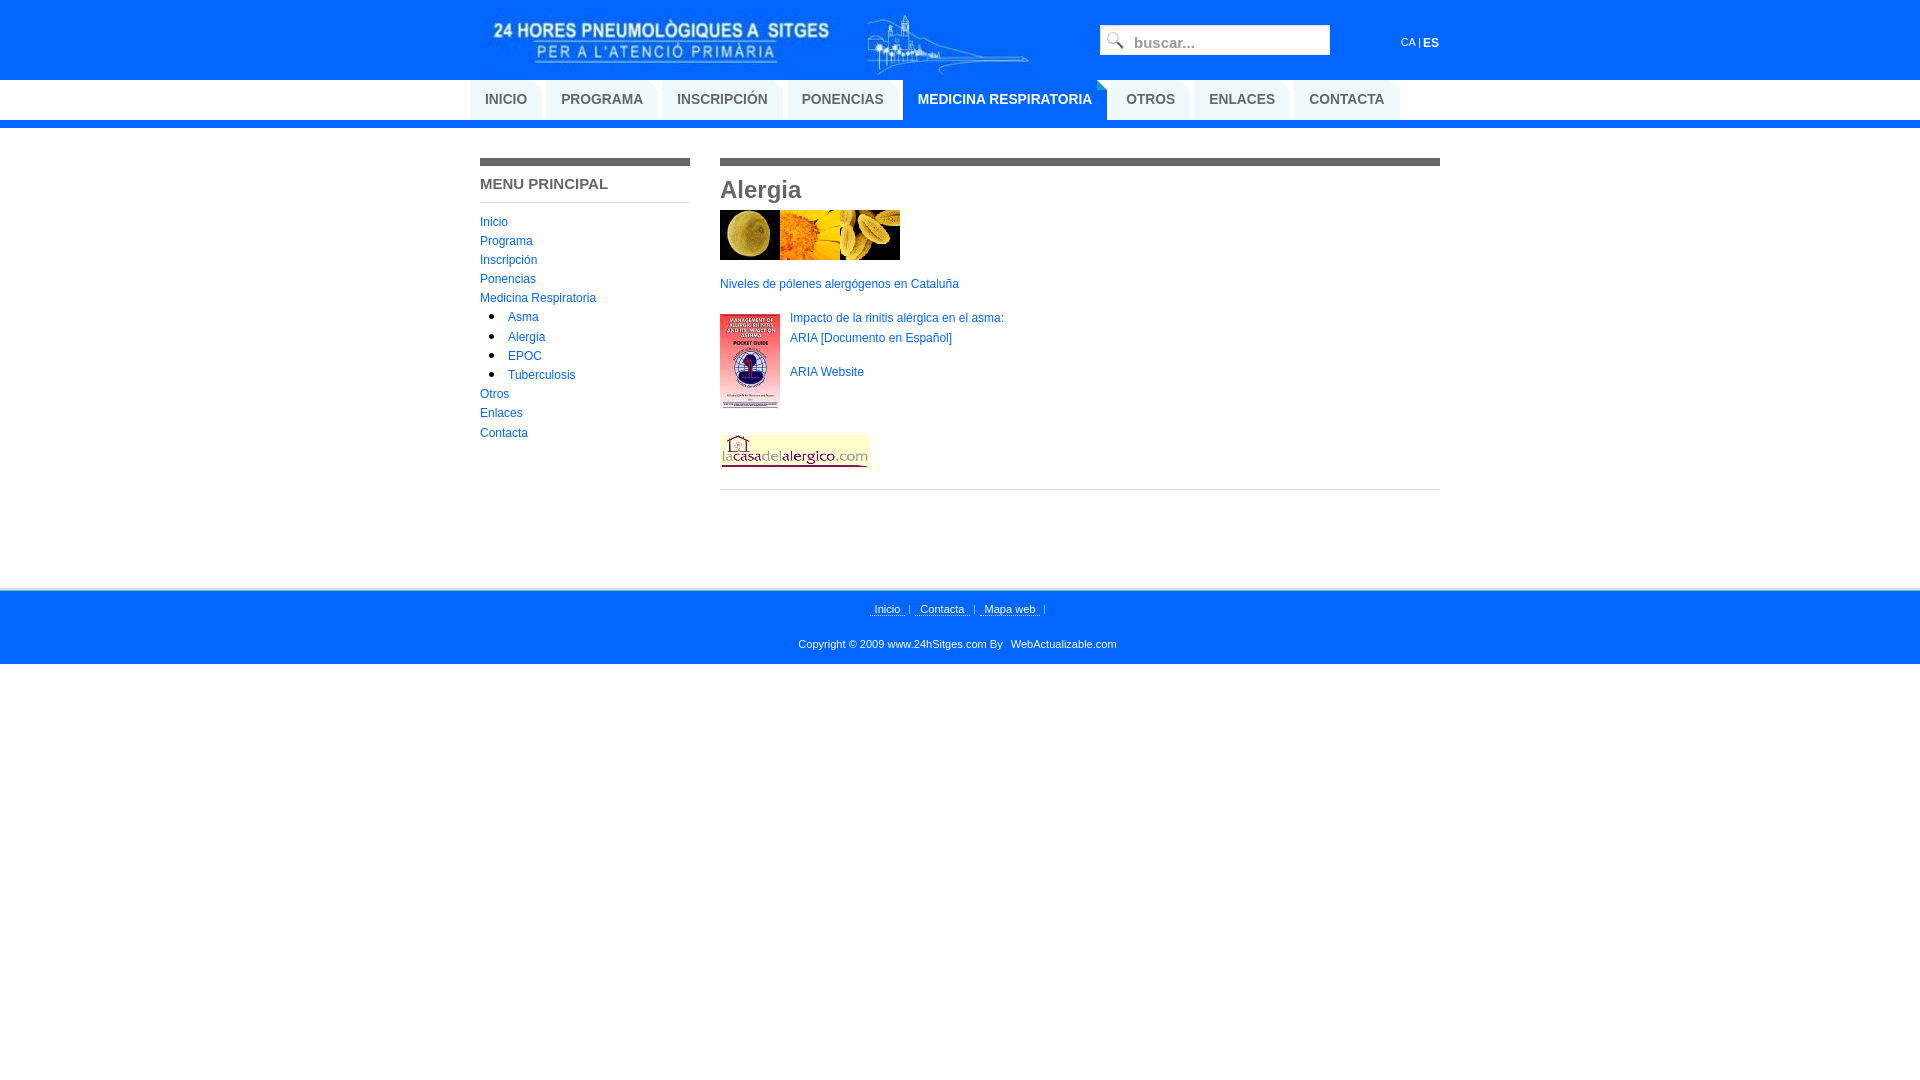  I want to click on 'Mapa web', so click(979, 608).